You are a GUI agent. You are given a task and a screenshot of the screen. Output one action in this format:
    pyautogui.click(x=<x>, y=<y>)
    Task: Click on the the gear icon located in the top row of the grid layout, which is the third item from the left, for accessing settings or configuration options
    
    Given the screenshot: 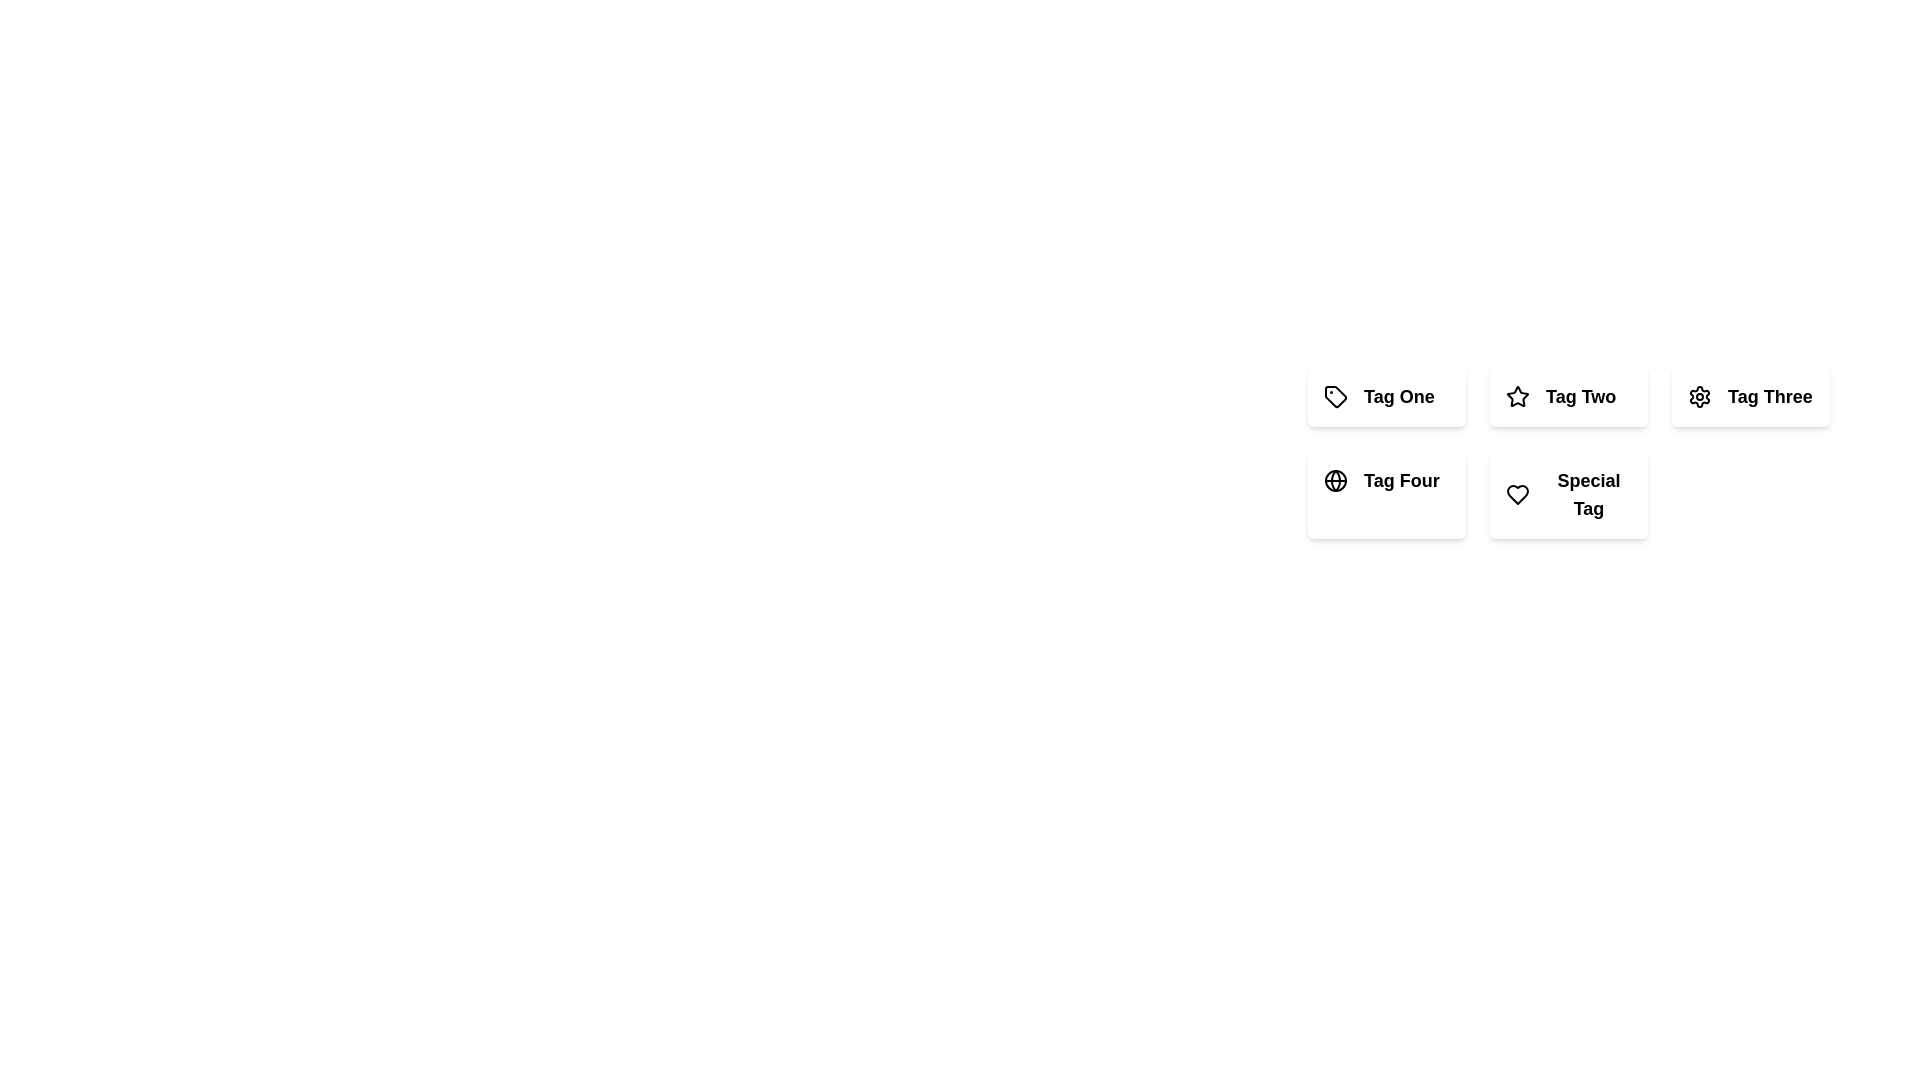 What is the action you would take?
    pyautogui.click(x=1698, y=397)
    